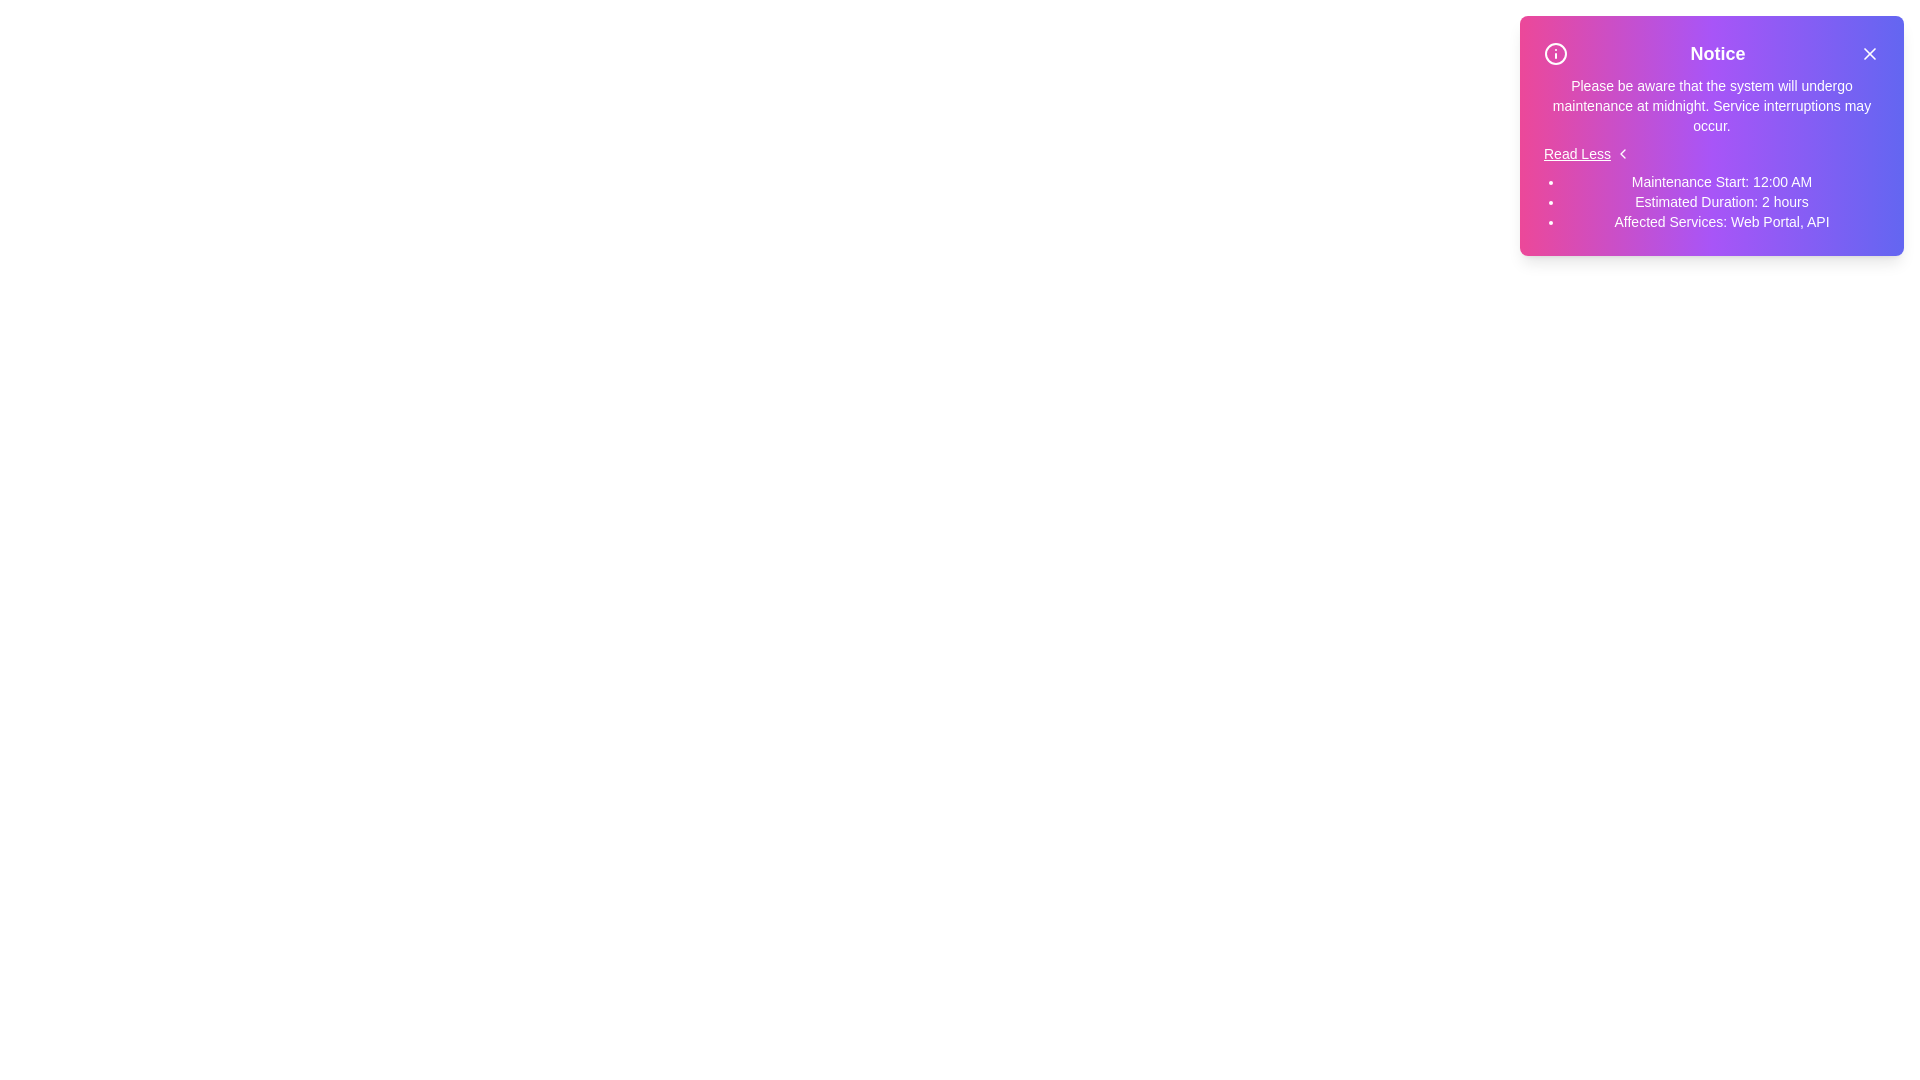 Image resolution: width=1920 pixels, height=1080 pixels. I want to click on the close button of the alert to close it, so click(1868, 53).